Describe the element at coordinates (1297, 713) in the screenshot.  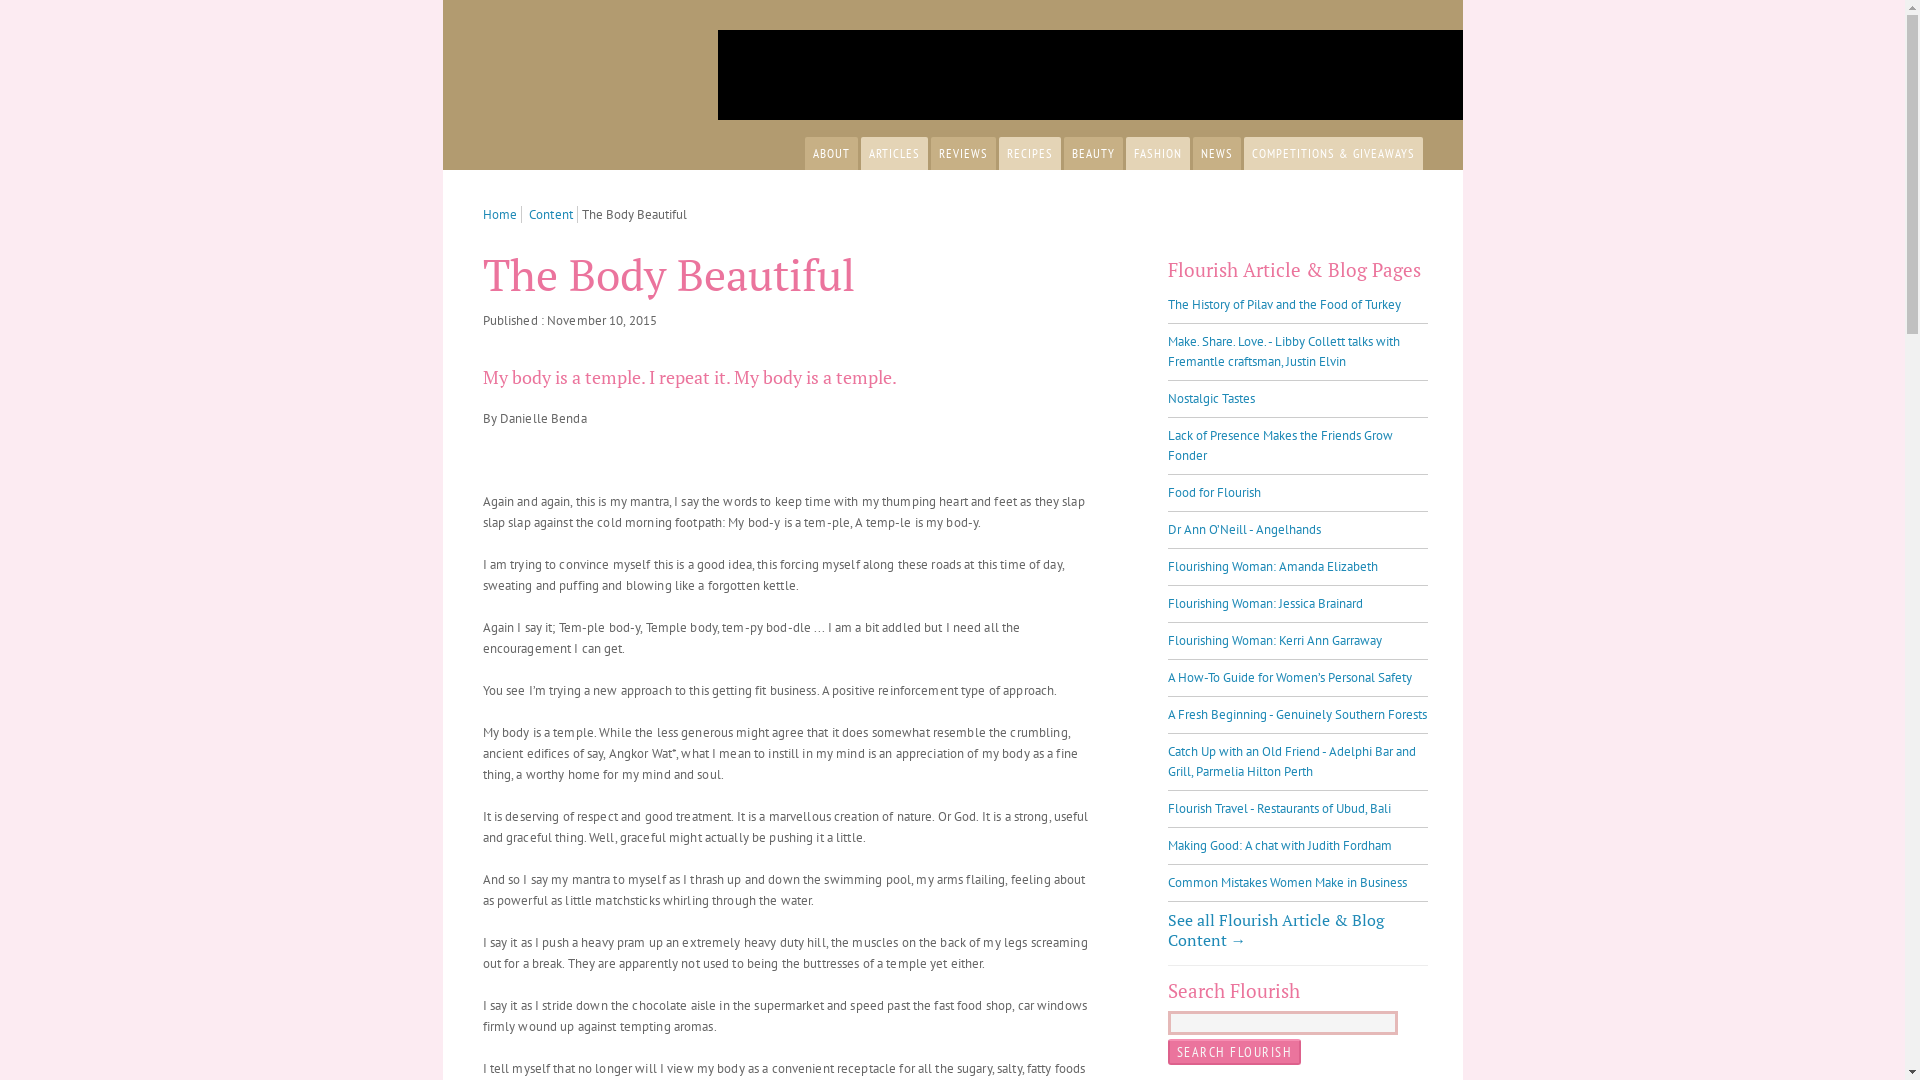
I see `'A Fresh Beginning - Genuinely Southern Forests'` at that location.